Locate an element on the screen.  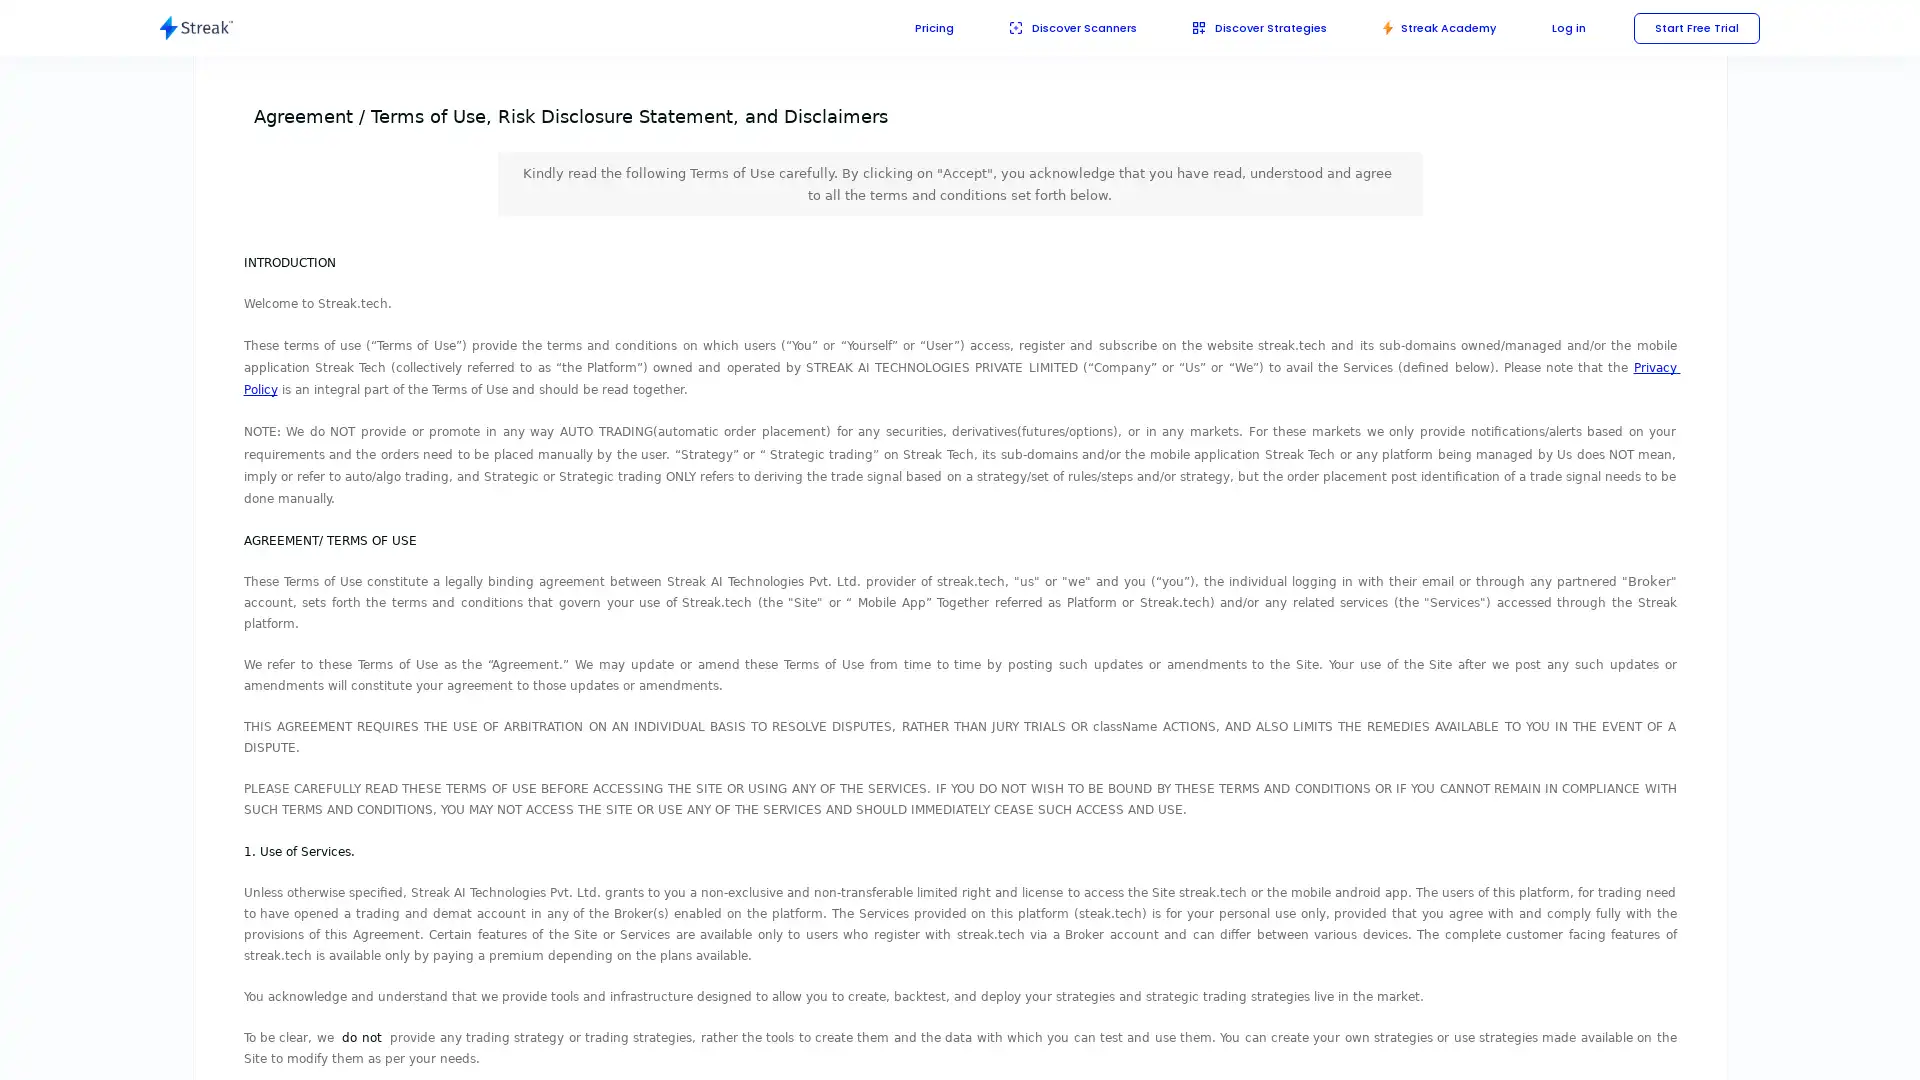
Pricing is located at coordinates (904, 27).